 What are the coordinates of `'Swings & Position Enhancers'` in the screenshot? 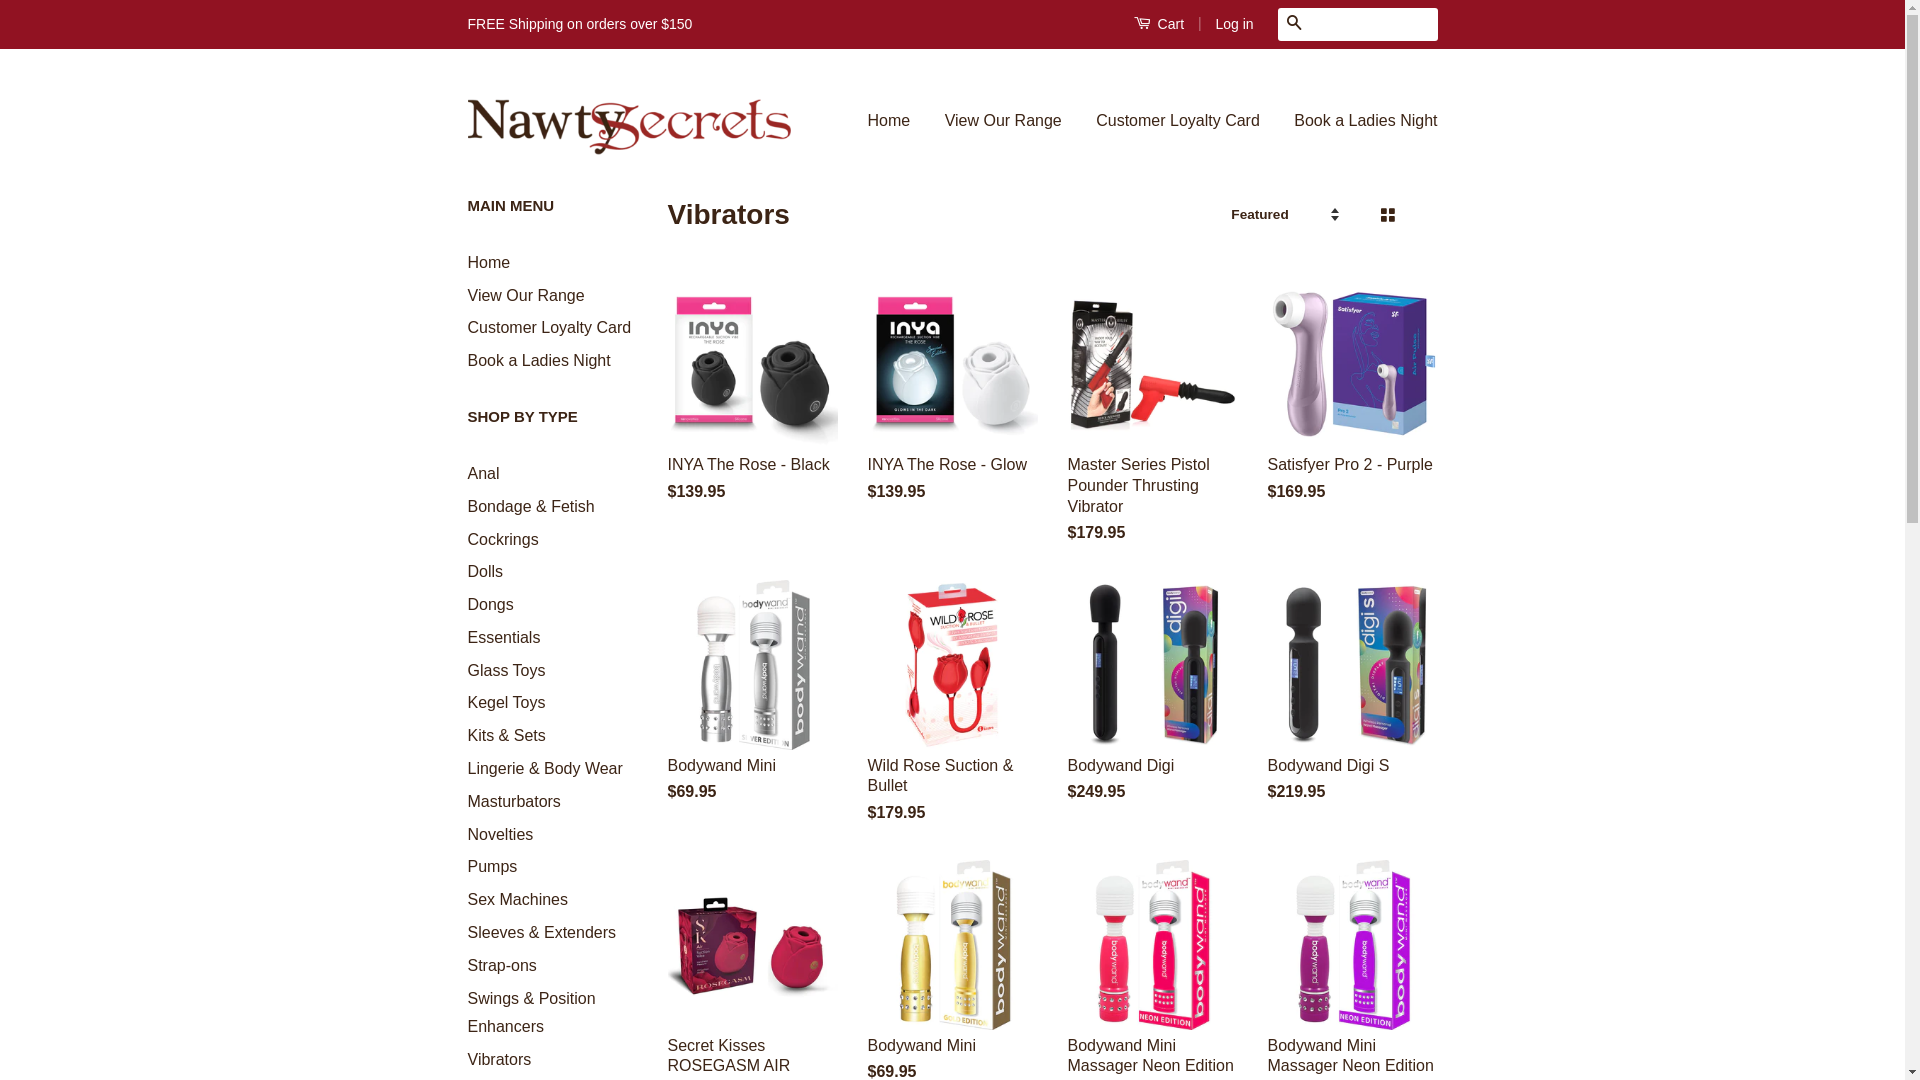 It's located at (532, 1013).